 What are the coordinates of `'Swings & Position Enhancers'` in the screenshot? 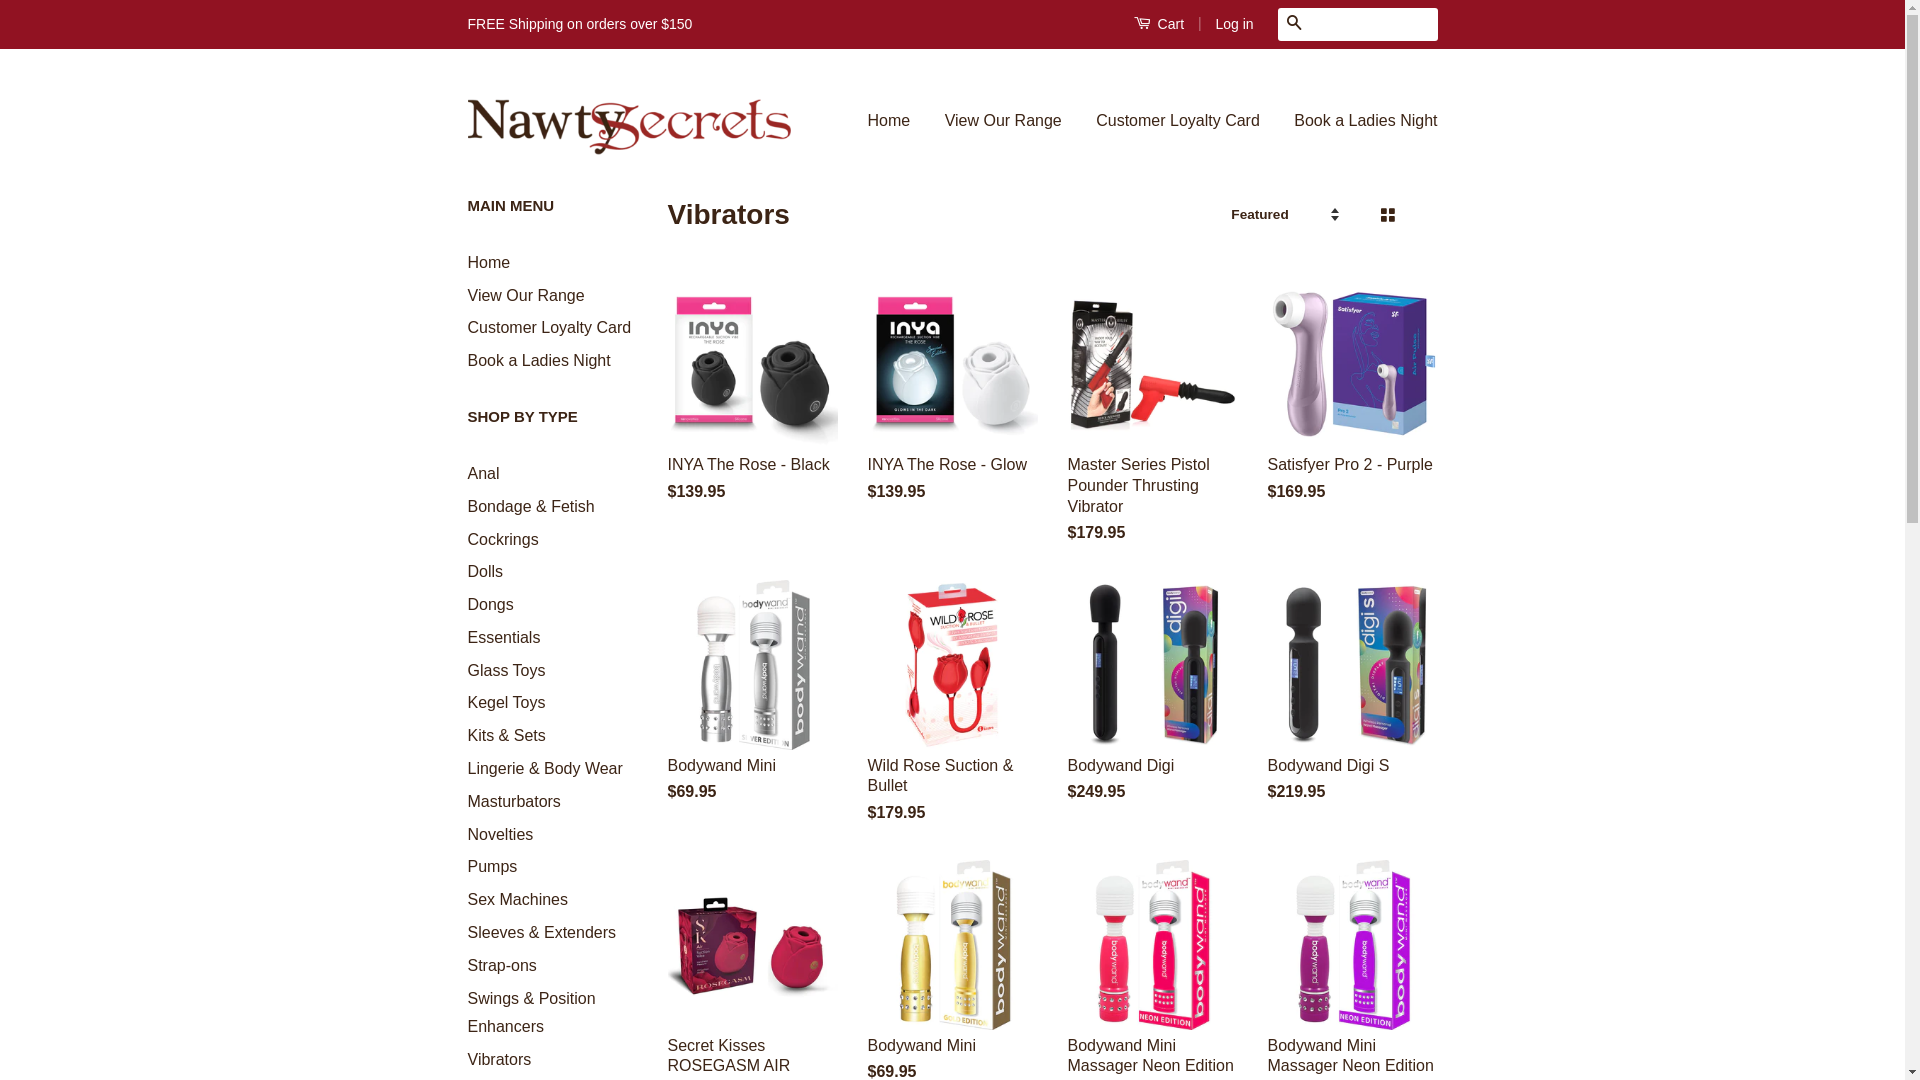 It's located at (532, 1013).